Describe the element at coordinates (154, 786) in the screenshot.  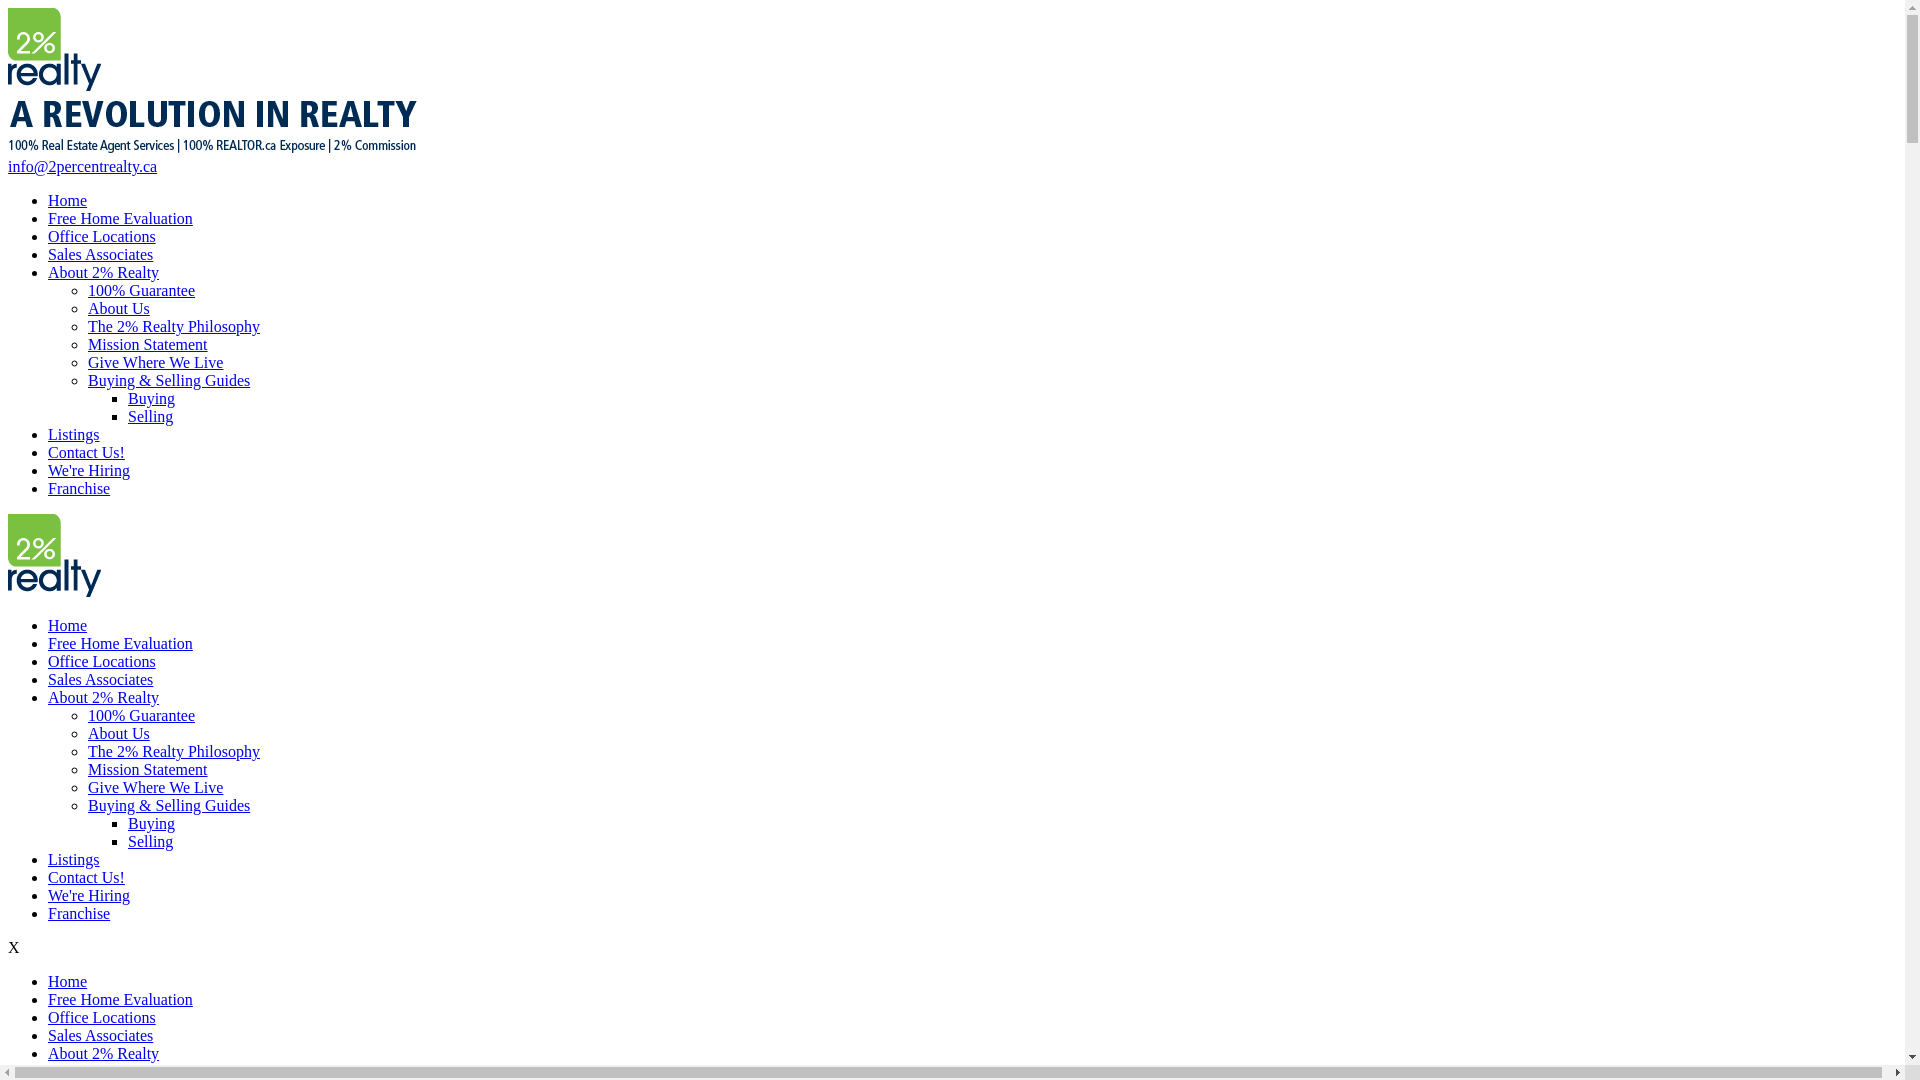
I see `'Give Where We Live'` at that location.